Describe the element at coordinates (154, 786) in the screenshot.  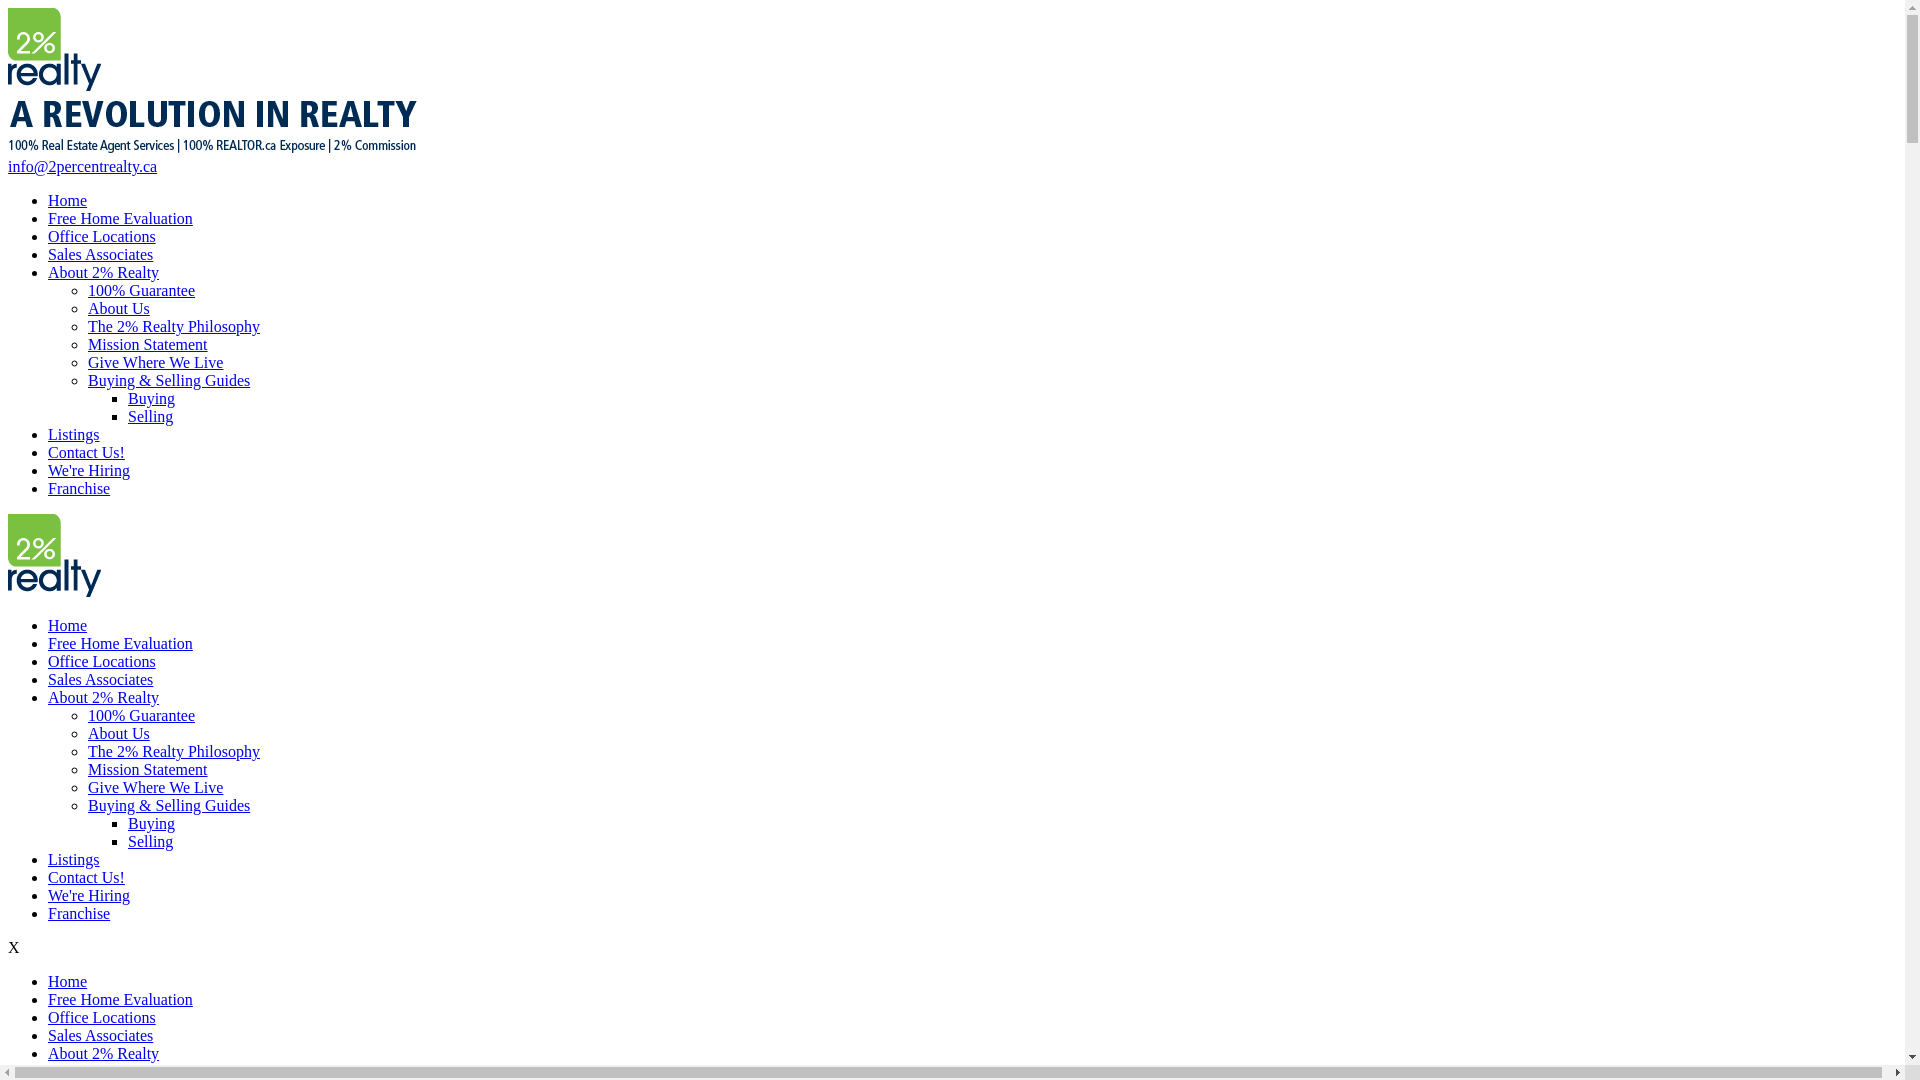
I see `'Give Where We Live'` at that location.